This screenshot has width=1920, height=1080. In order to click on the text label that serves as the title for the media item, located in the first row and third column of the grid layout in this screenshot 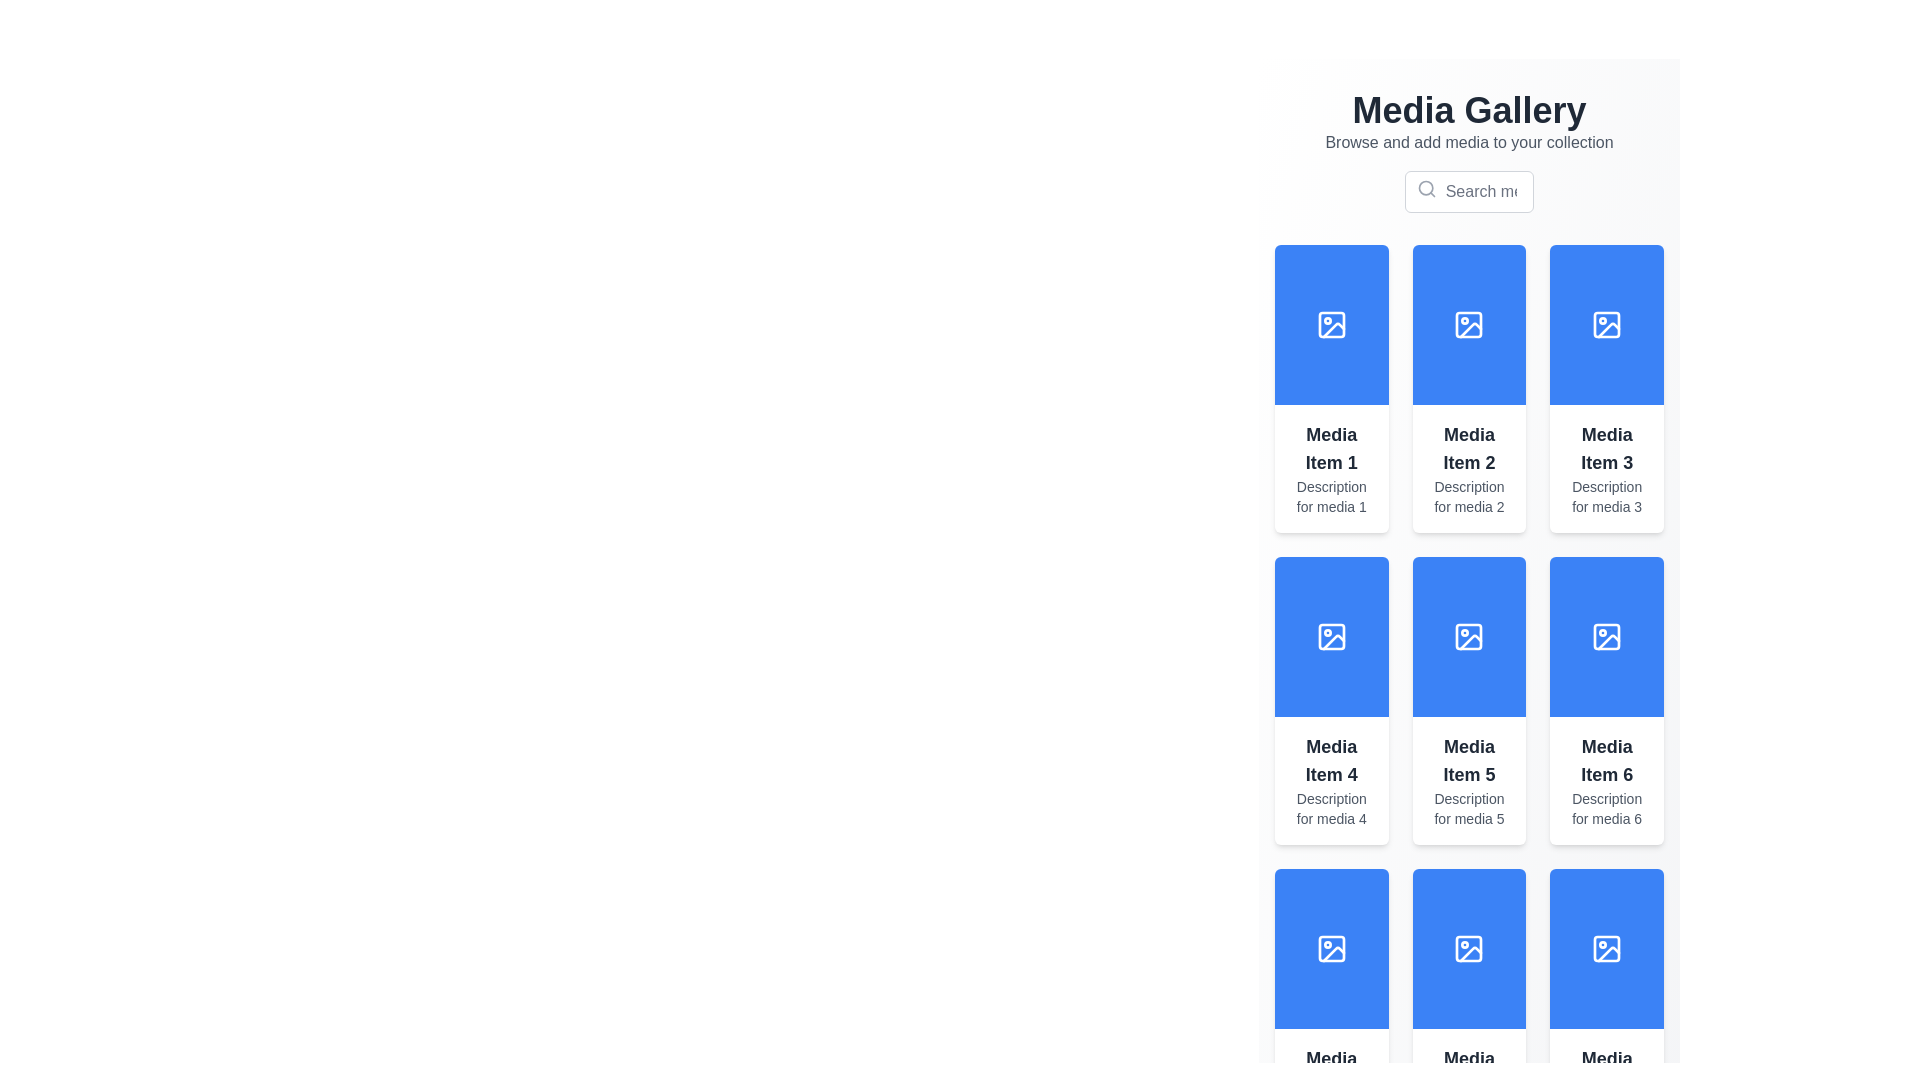, I will do `click(1607, 447)`.